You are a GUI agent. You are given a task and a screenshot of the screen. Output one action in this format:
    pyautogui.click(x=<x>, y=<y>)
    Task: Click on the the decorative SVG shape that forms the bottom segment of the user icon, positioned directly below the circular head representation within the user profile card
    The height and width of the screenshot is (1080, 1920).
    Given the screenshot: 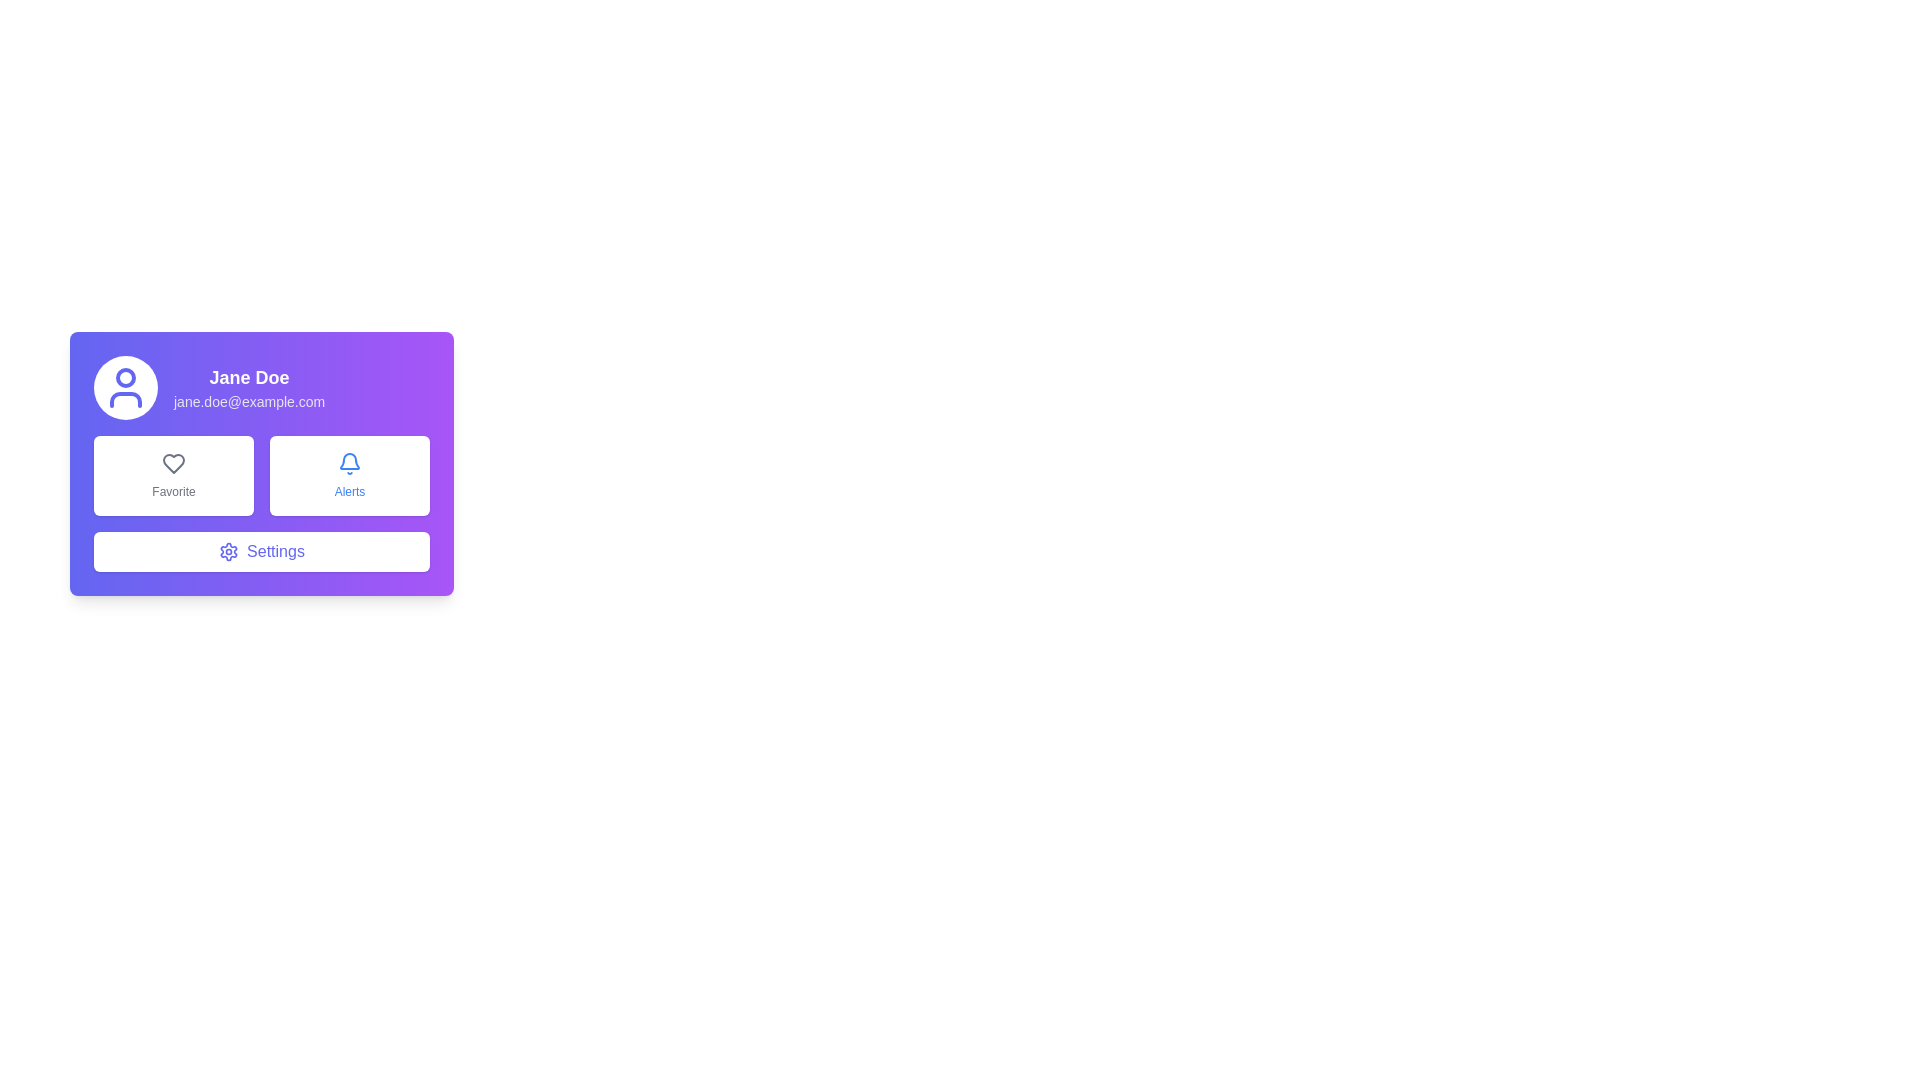 What is the action you would take?
    pyautogui.click(x=124, y=400)
    